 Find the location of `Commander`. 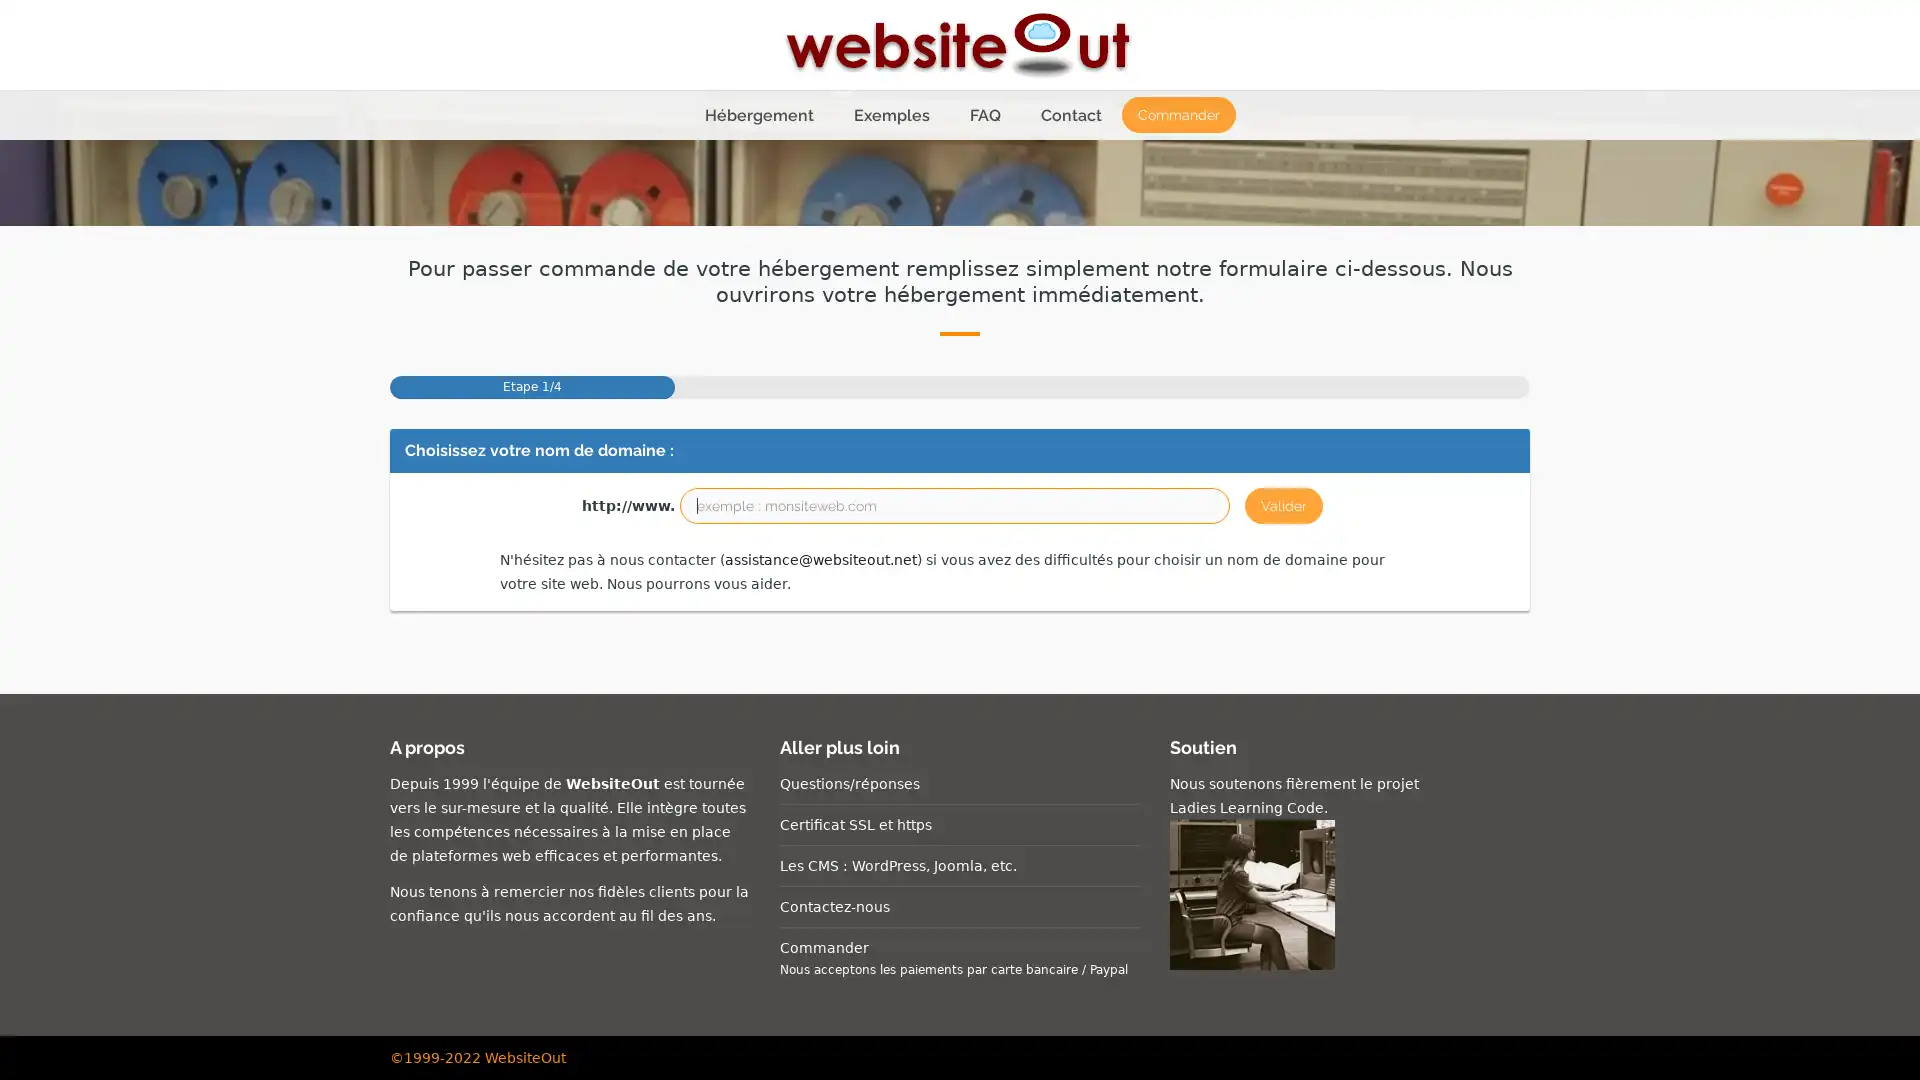

Commander is located at coordinates (1177, 115).